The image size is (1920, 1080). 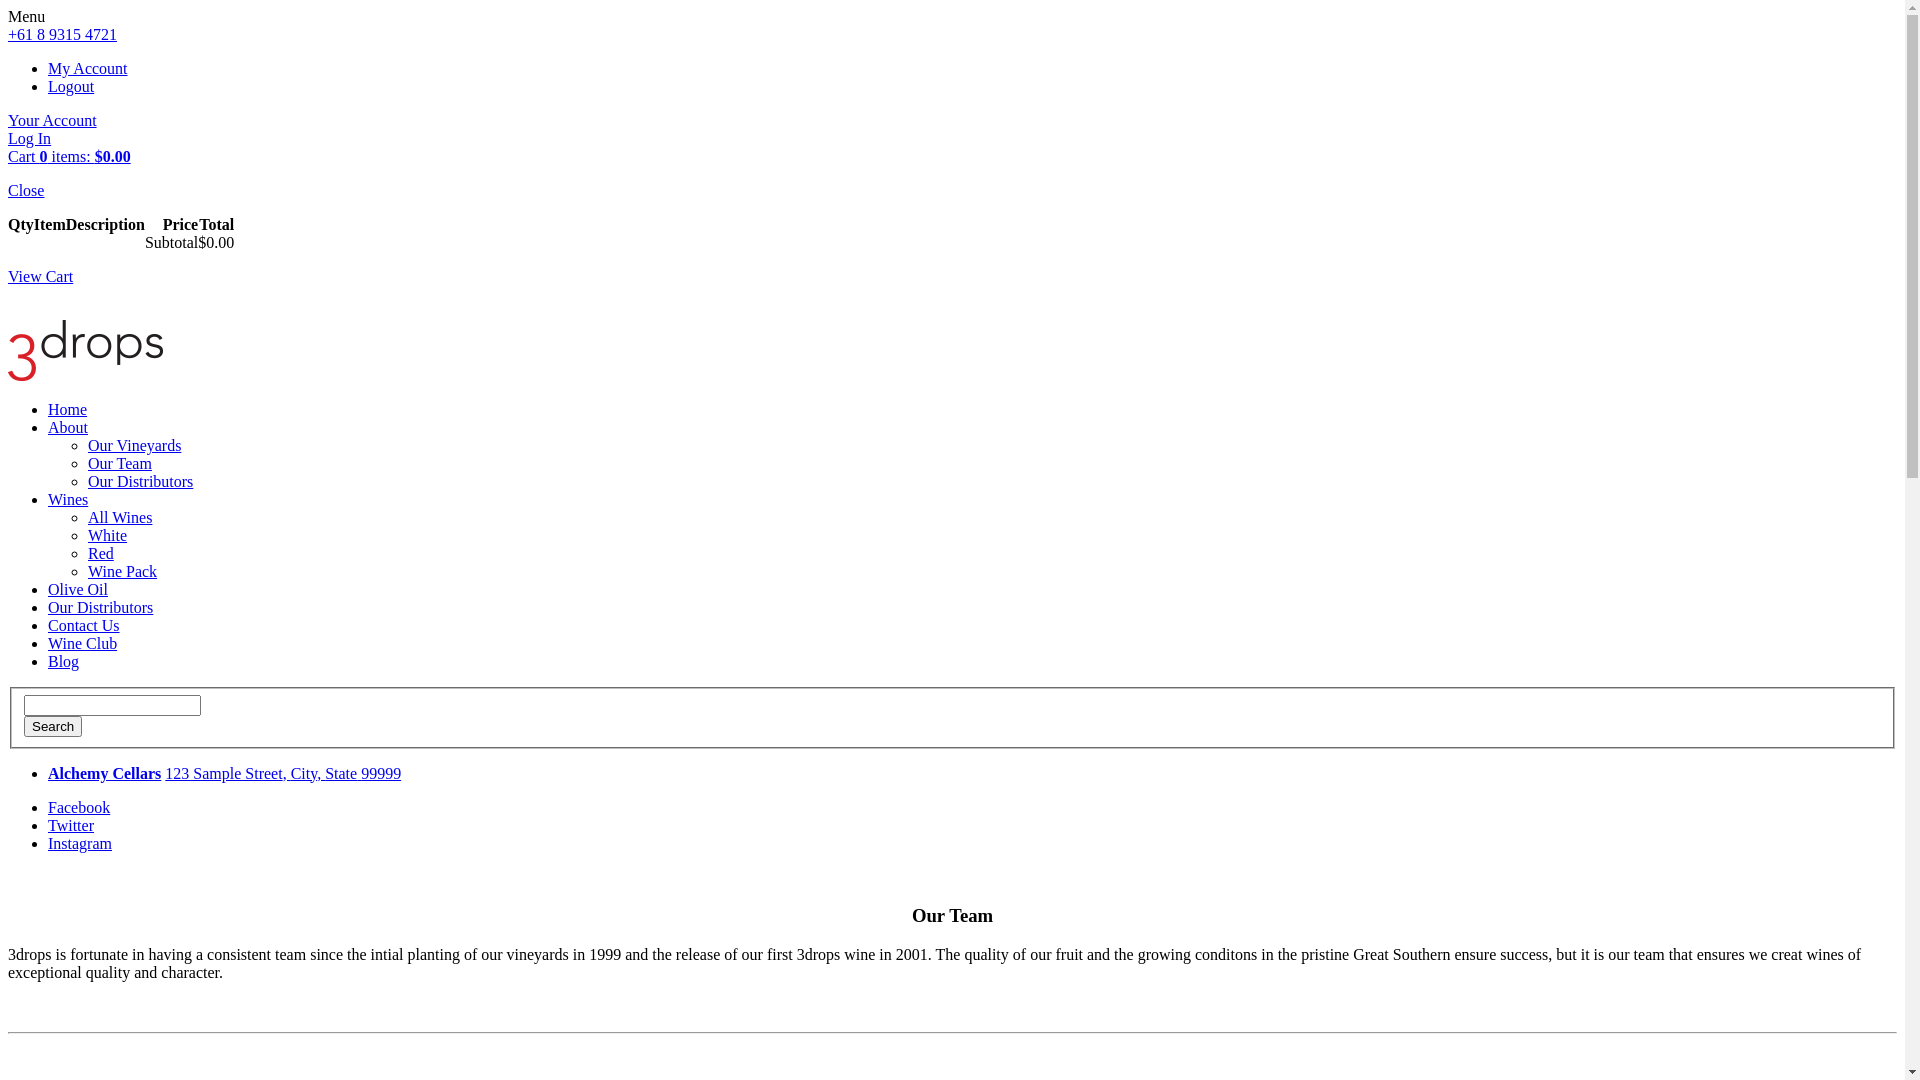 I want to click on 'Wine Club', so click(x=81, y=643).